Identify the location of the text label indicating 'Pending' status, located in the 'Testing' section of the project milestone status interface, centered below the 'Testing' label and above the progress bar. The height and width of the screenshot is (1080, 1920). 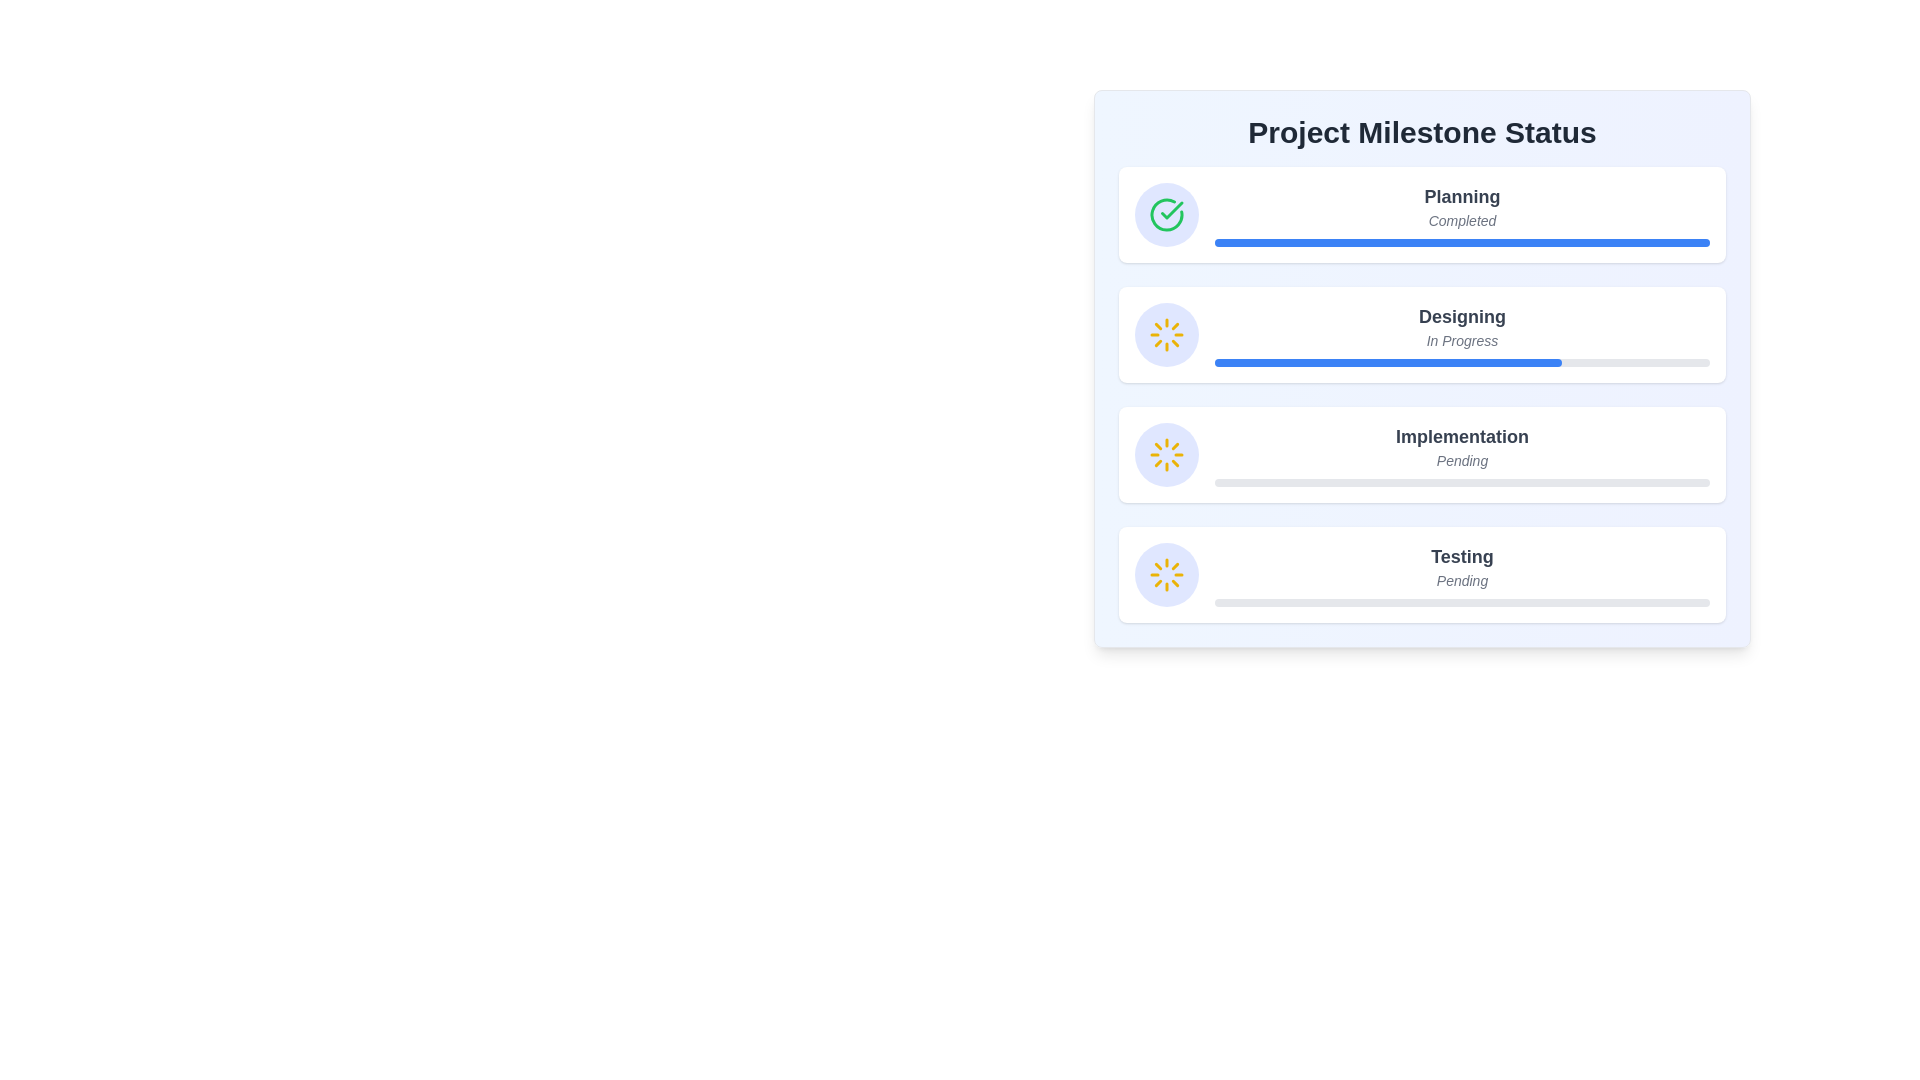
(1462, 581).